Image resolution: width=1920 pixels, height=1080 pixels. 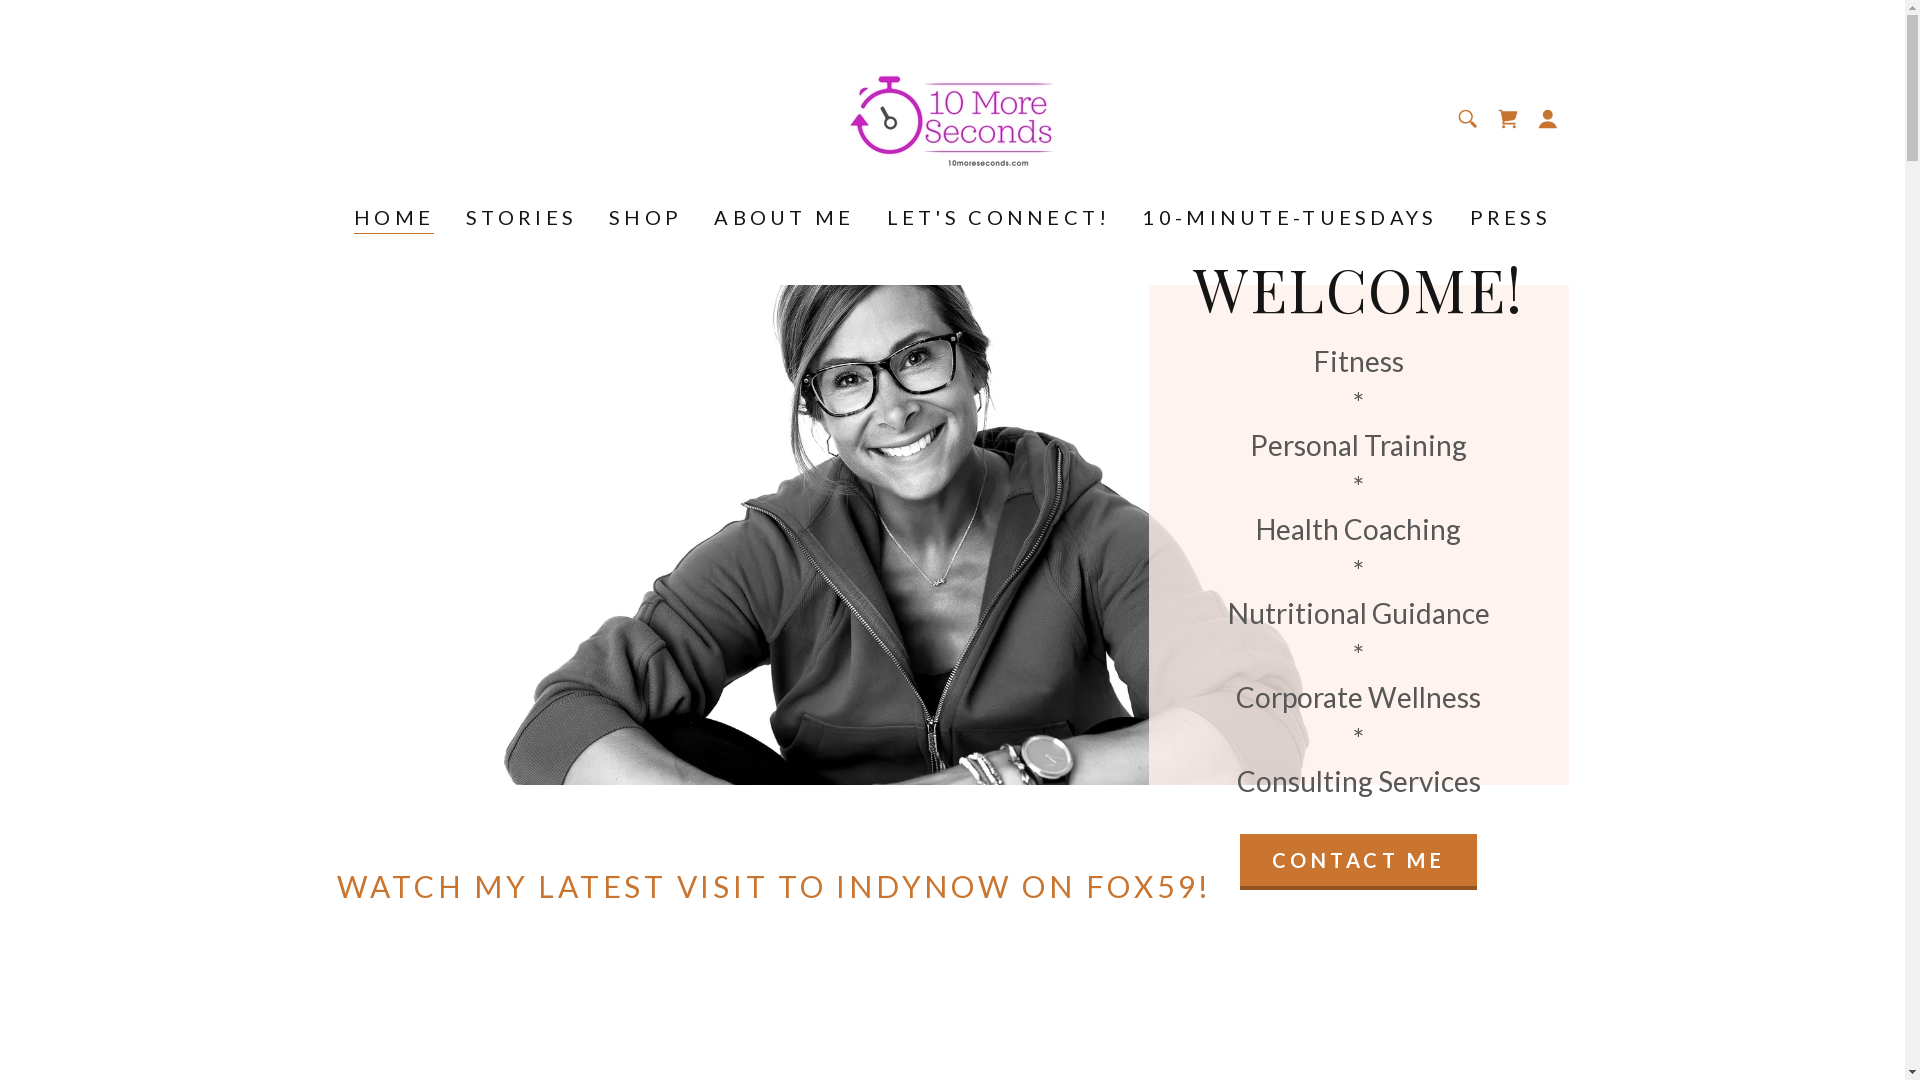 What do you see at coordinates (1358, 860) in the screenshot?
I see `'CONTACT ME'` at bounding box center [1358, 860].